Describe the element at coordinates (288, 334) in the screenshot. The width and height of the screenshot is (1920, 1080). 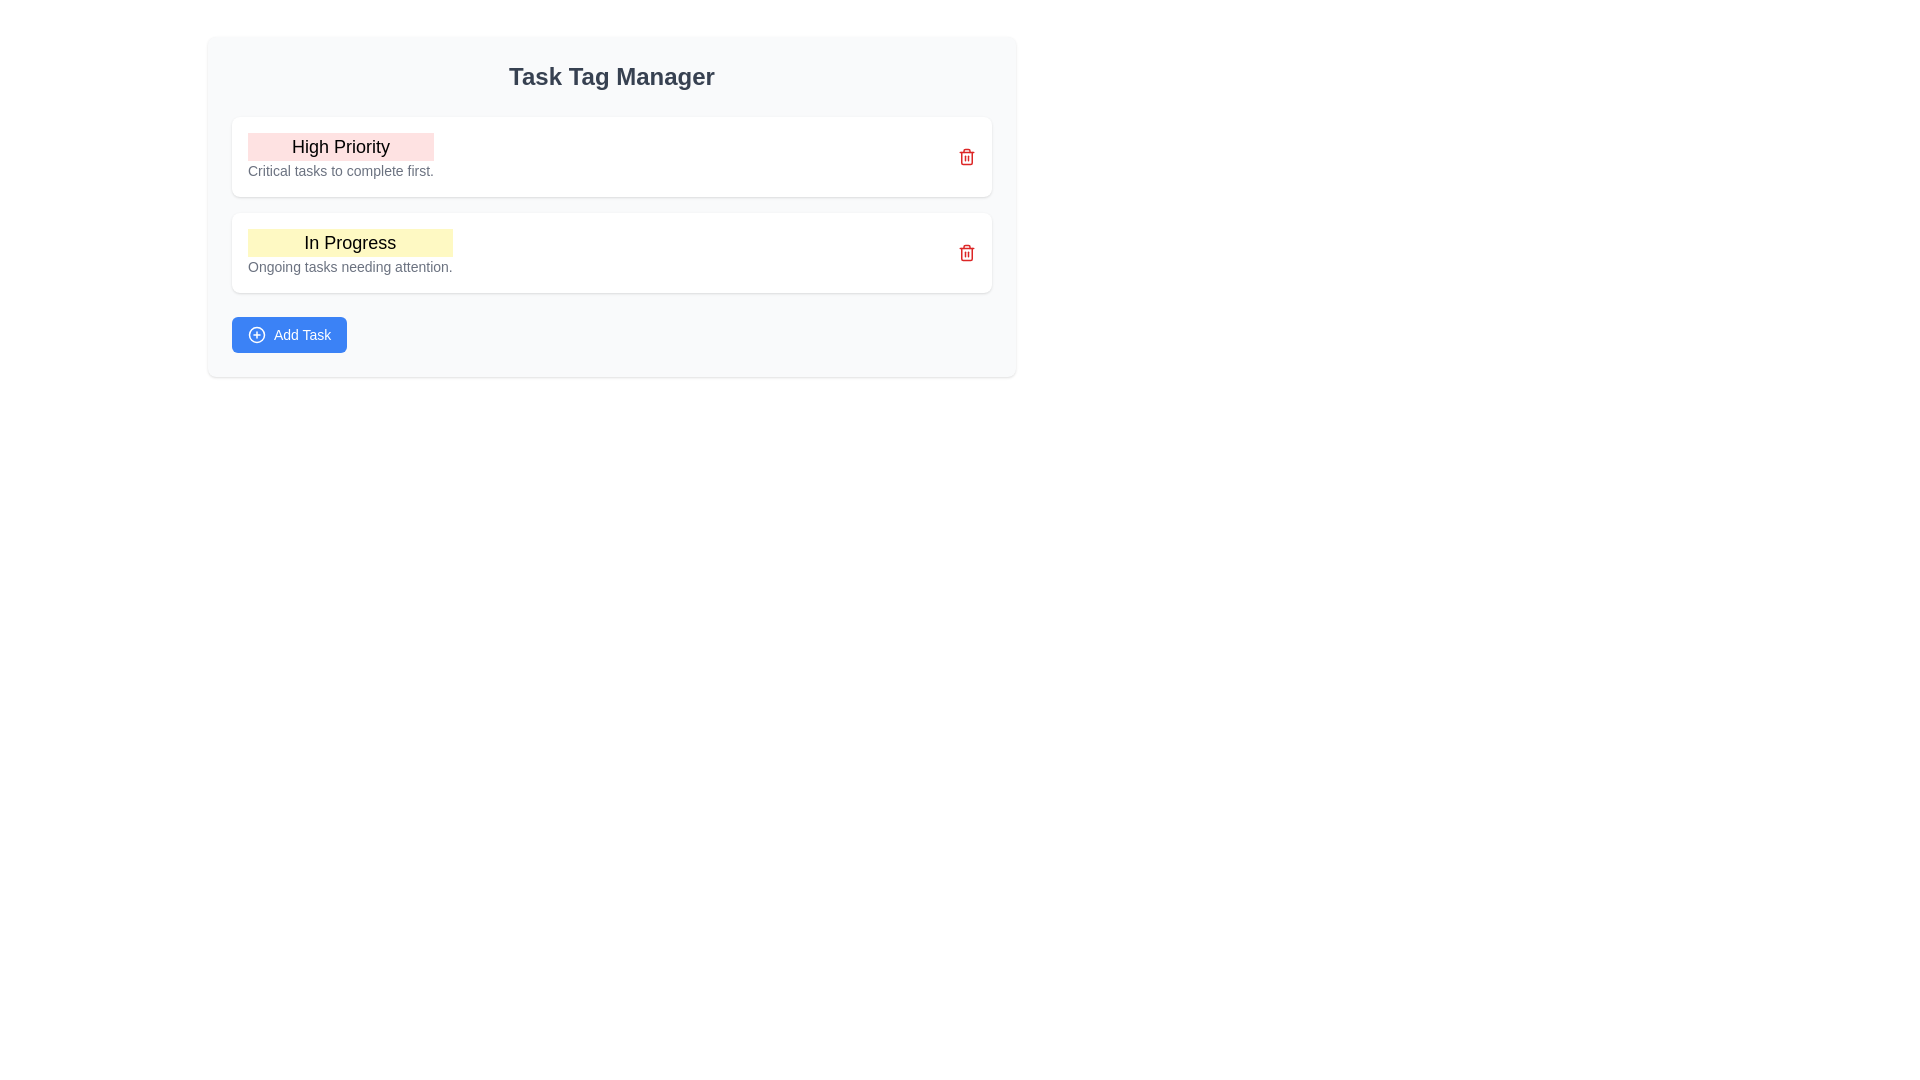
I see `the blue rectangular 'Add Task' button with rounded corners located at the bottom of the 'Task Tag Manager' panel` at that location.